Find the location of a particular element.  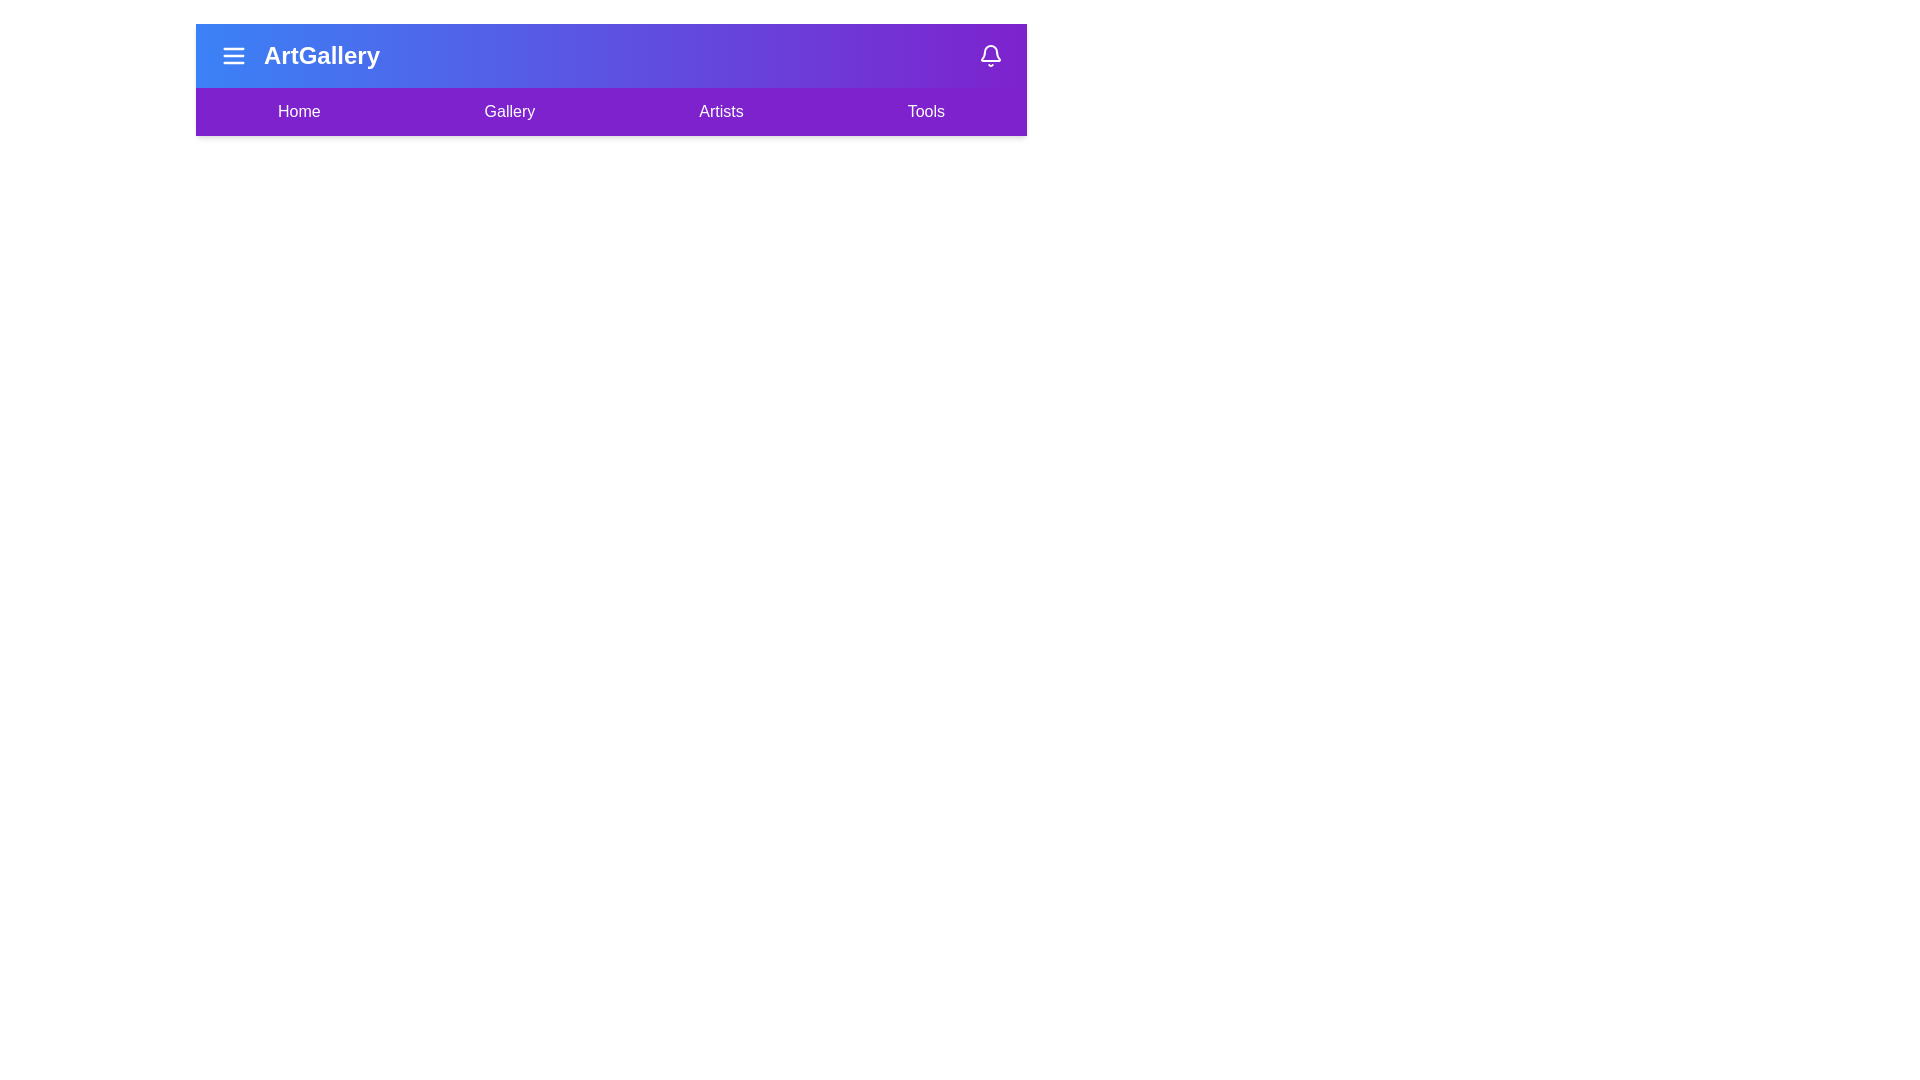

the menu item labeled Gallery to navigate to the corresponding section is located at coordinates (508, 111).